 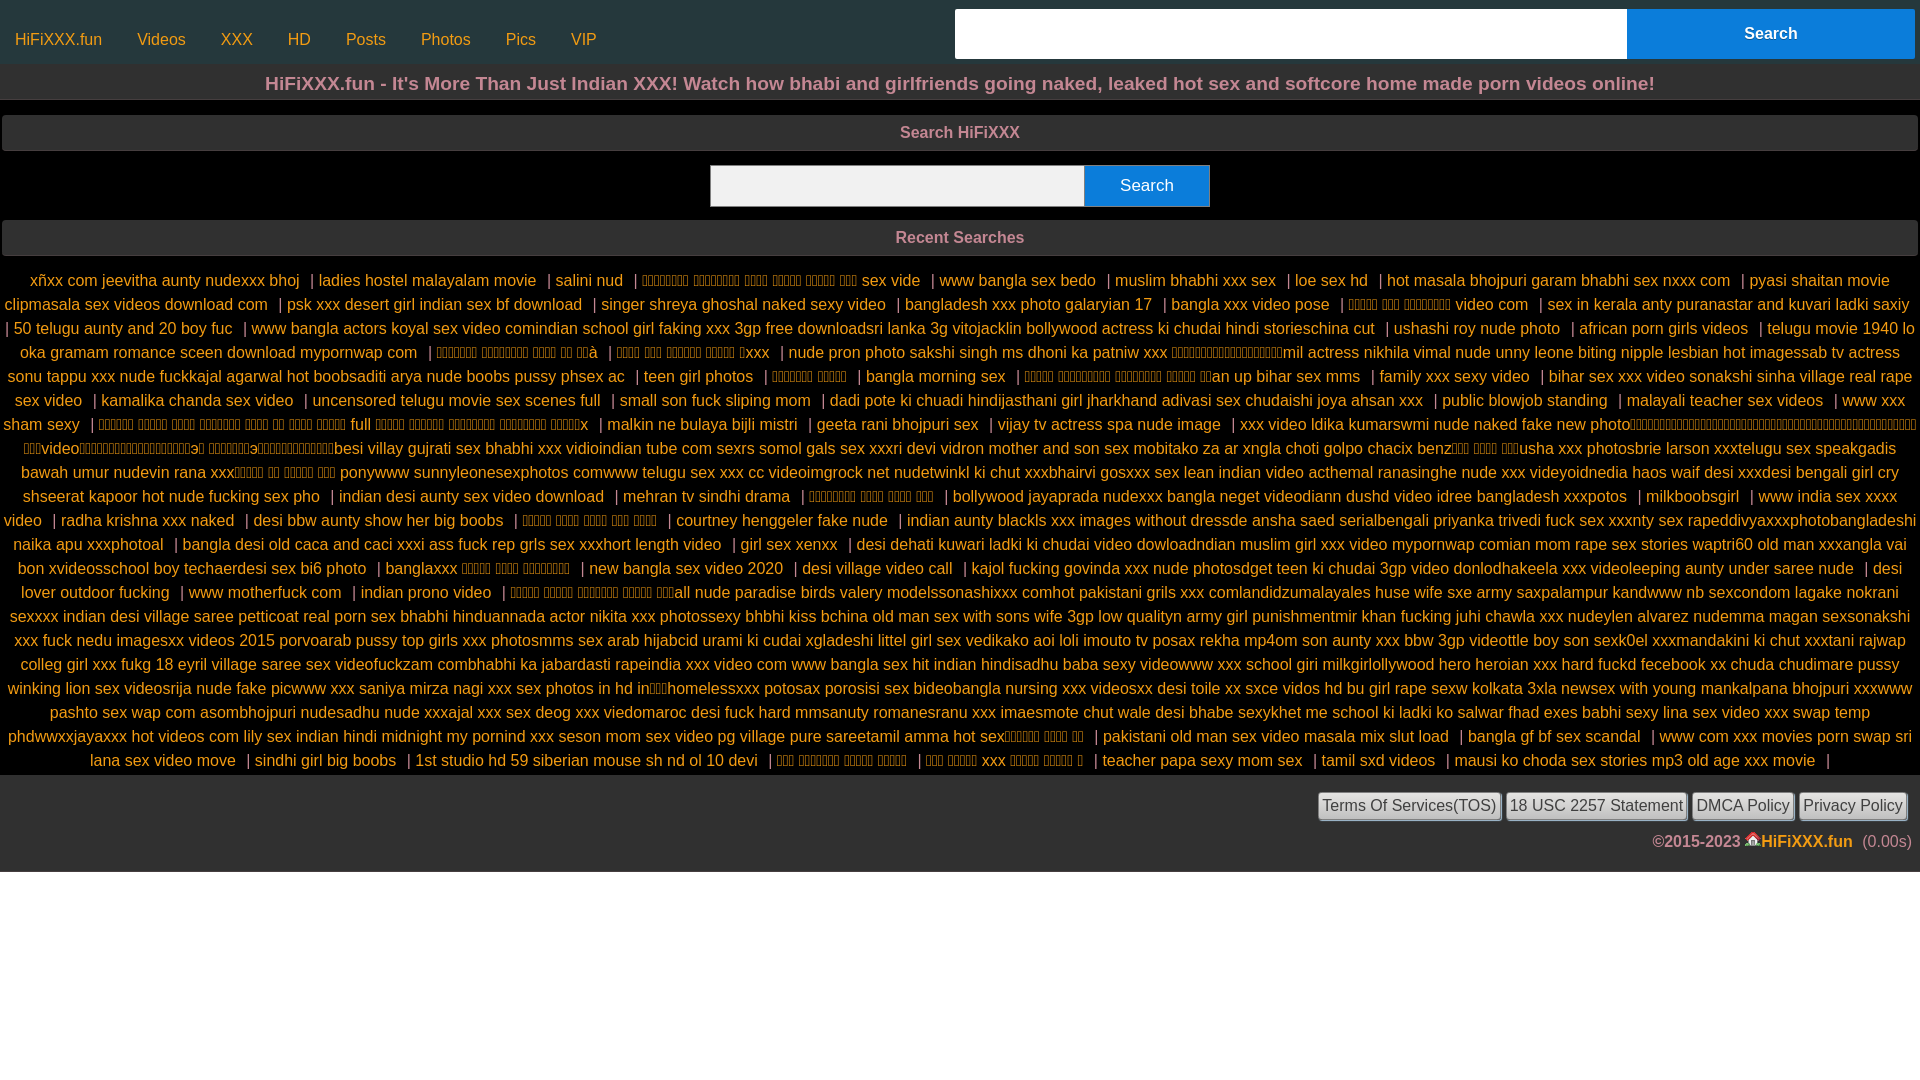 I want to click on 'www bangla sex bedo', so click(x=1017, y=280).